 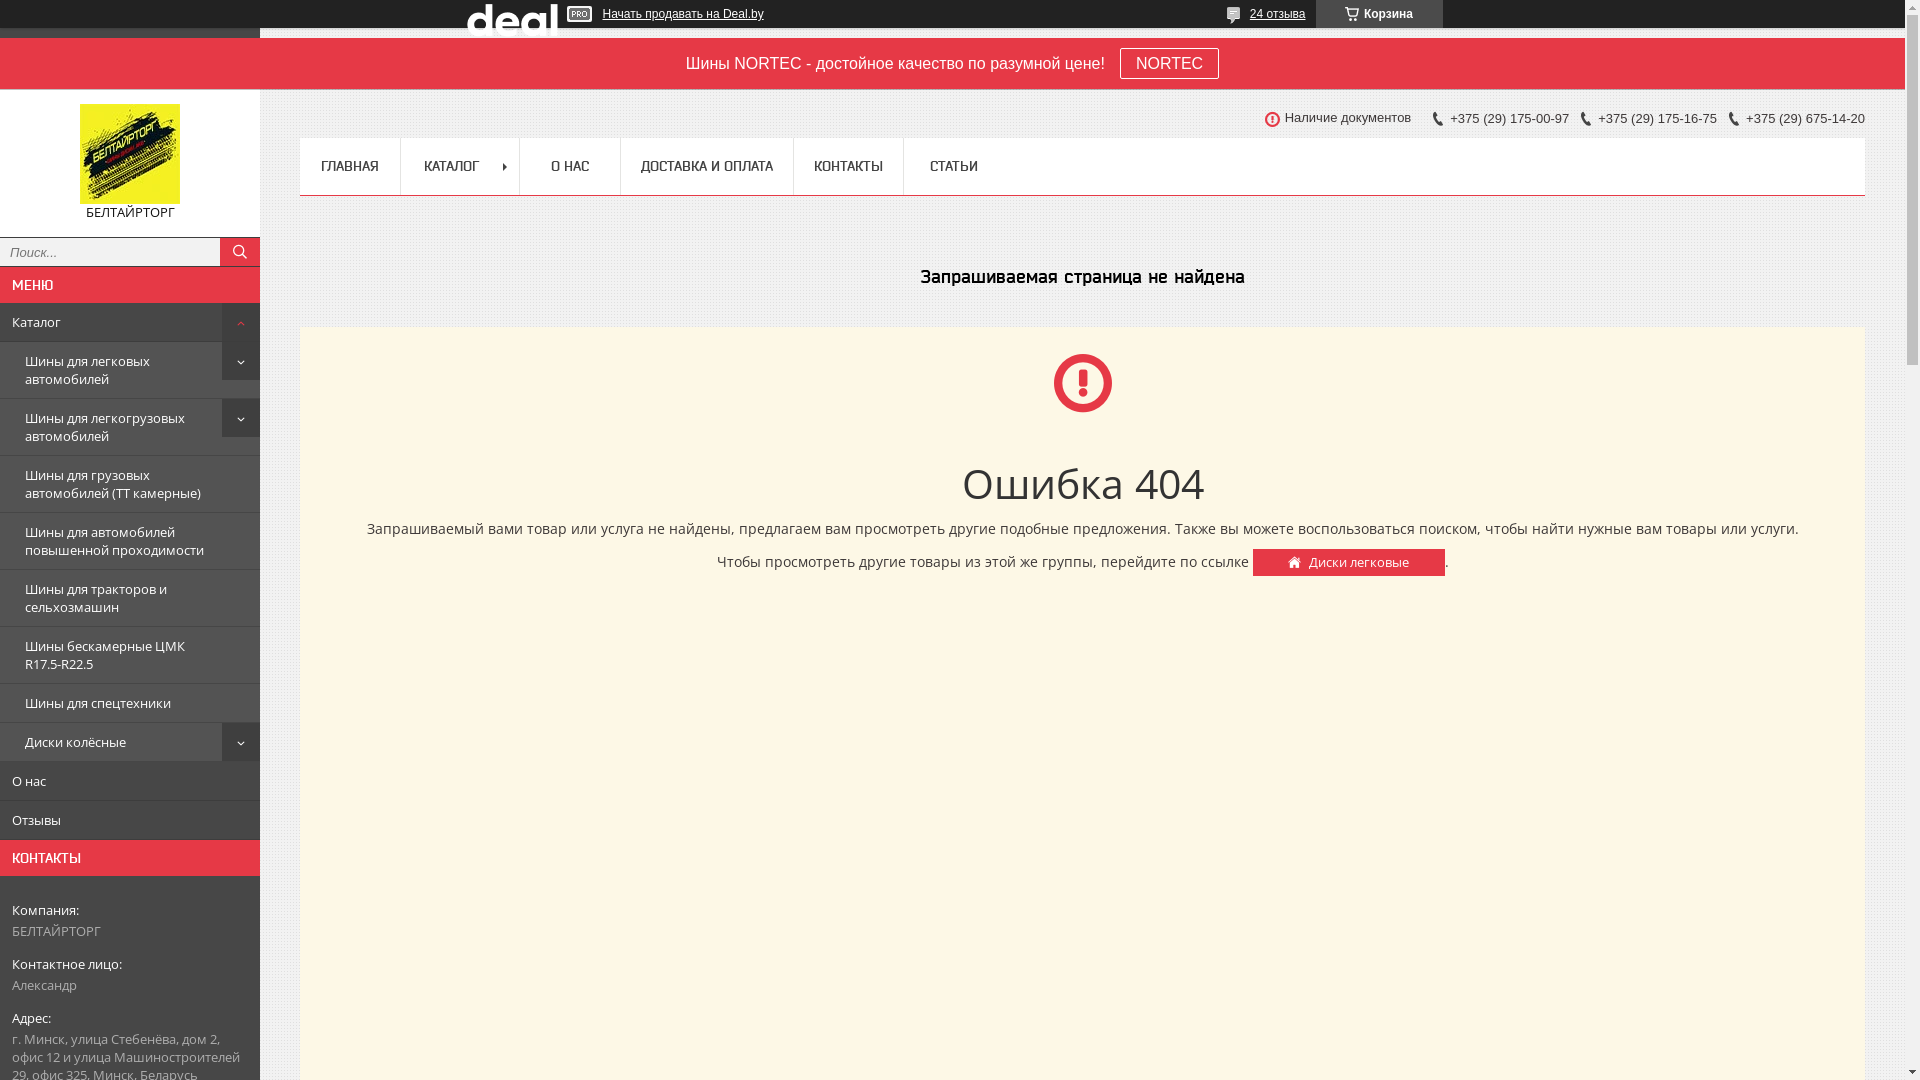 I want to click on 'NORTEC', so click(x=1118, y=62).